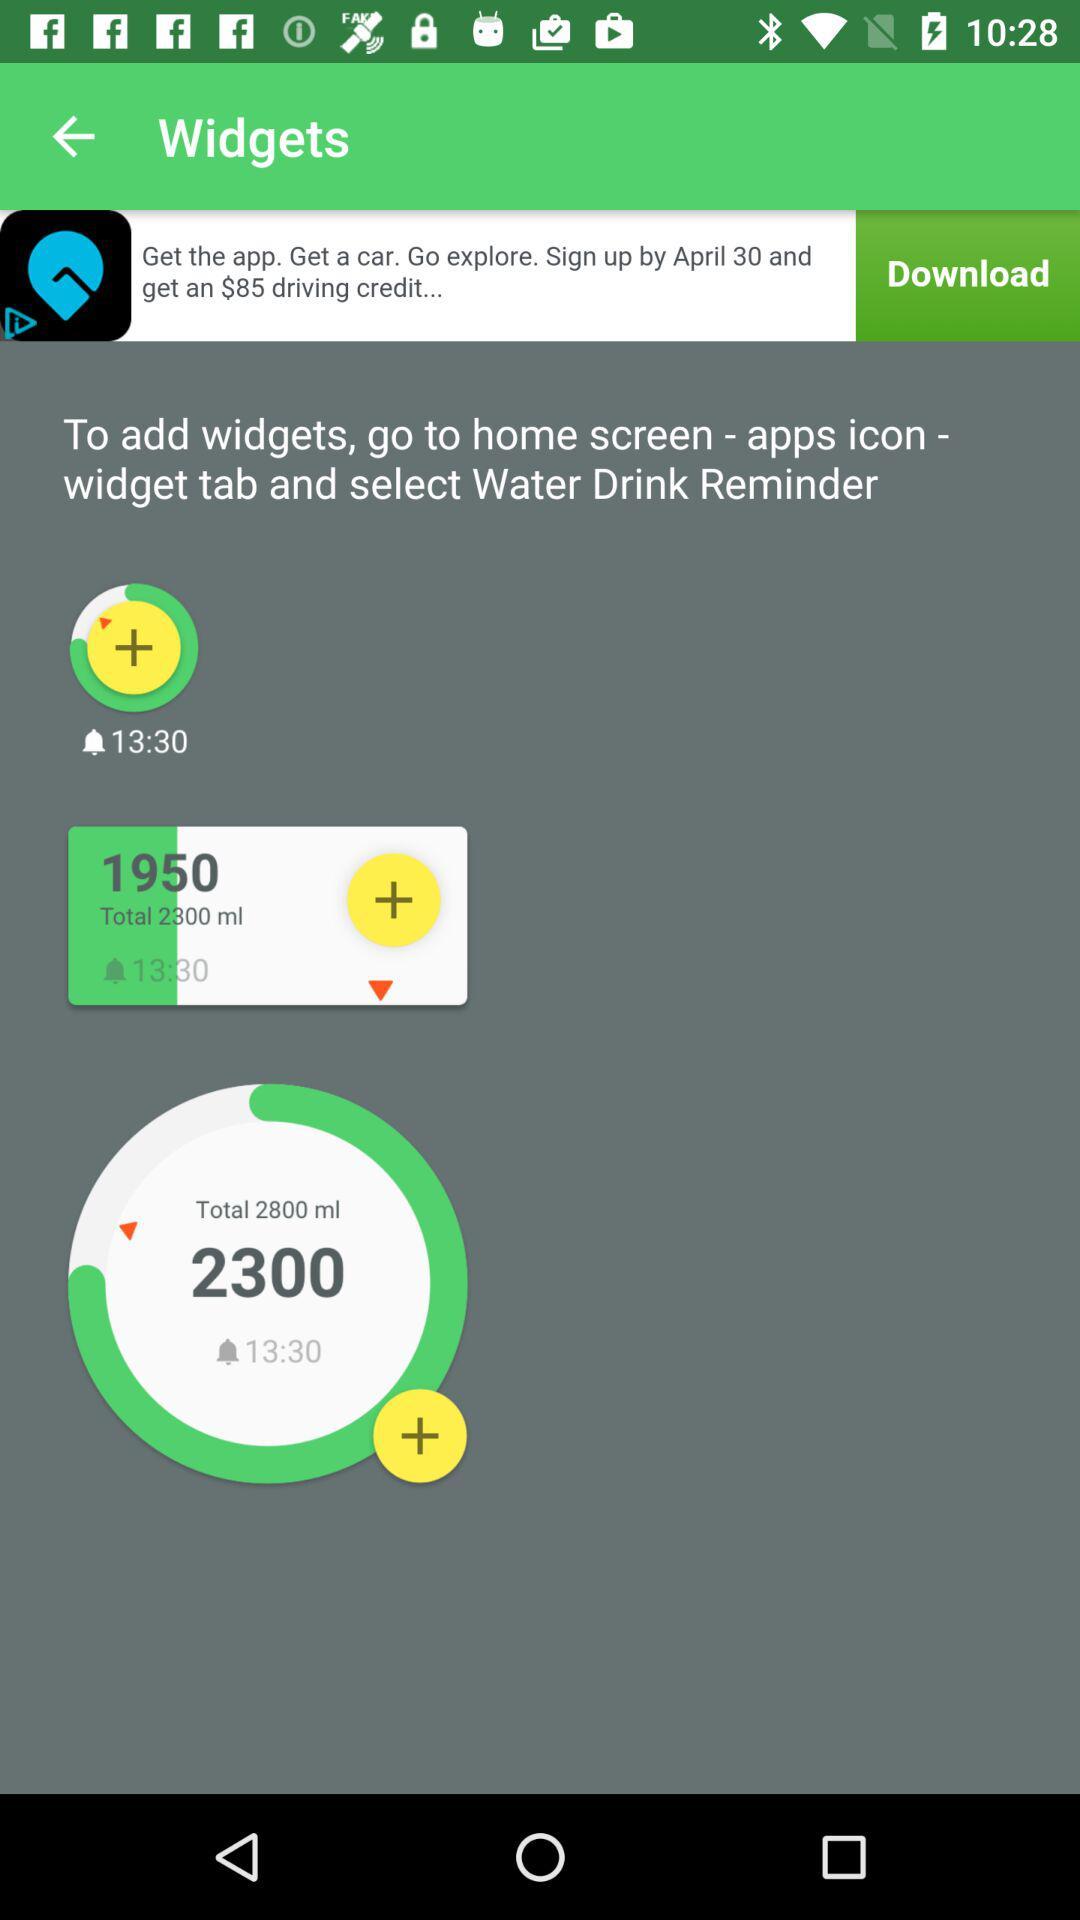 The height and width of the screenshot is (1920, 1080). Describe the element at coordinates (72, 135) in the screenshot. I see `item to the left of the widgets icon` at that location.